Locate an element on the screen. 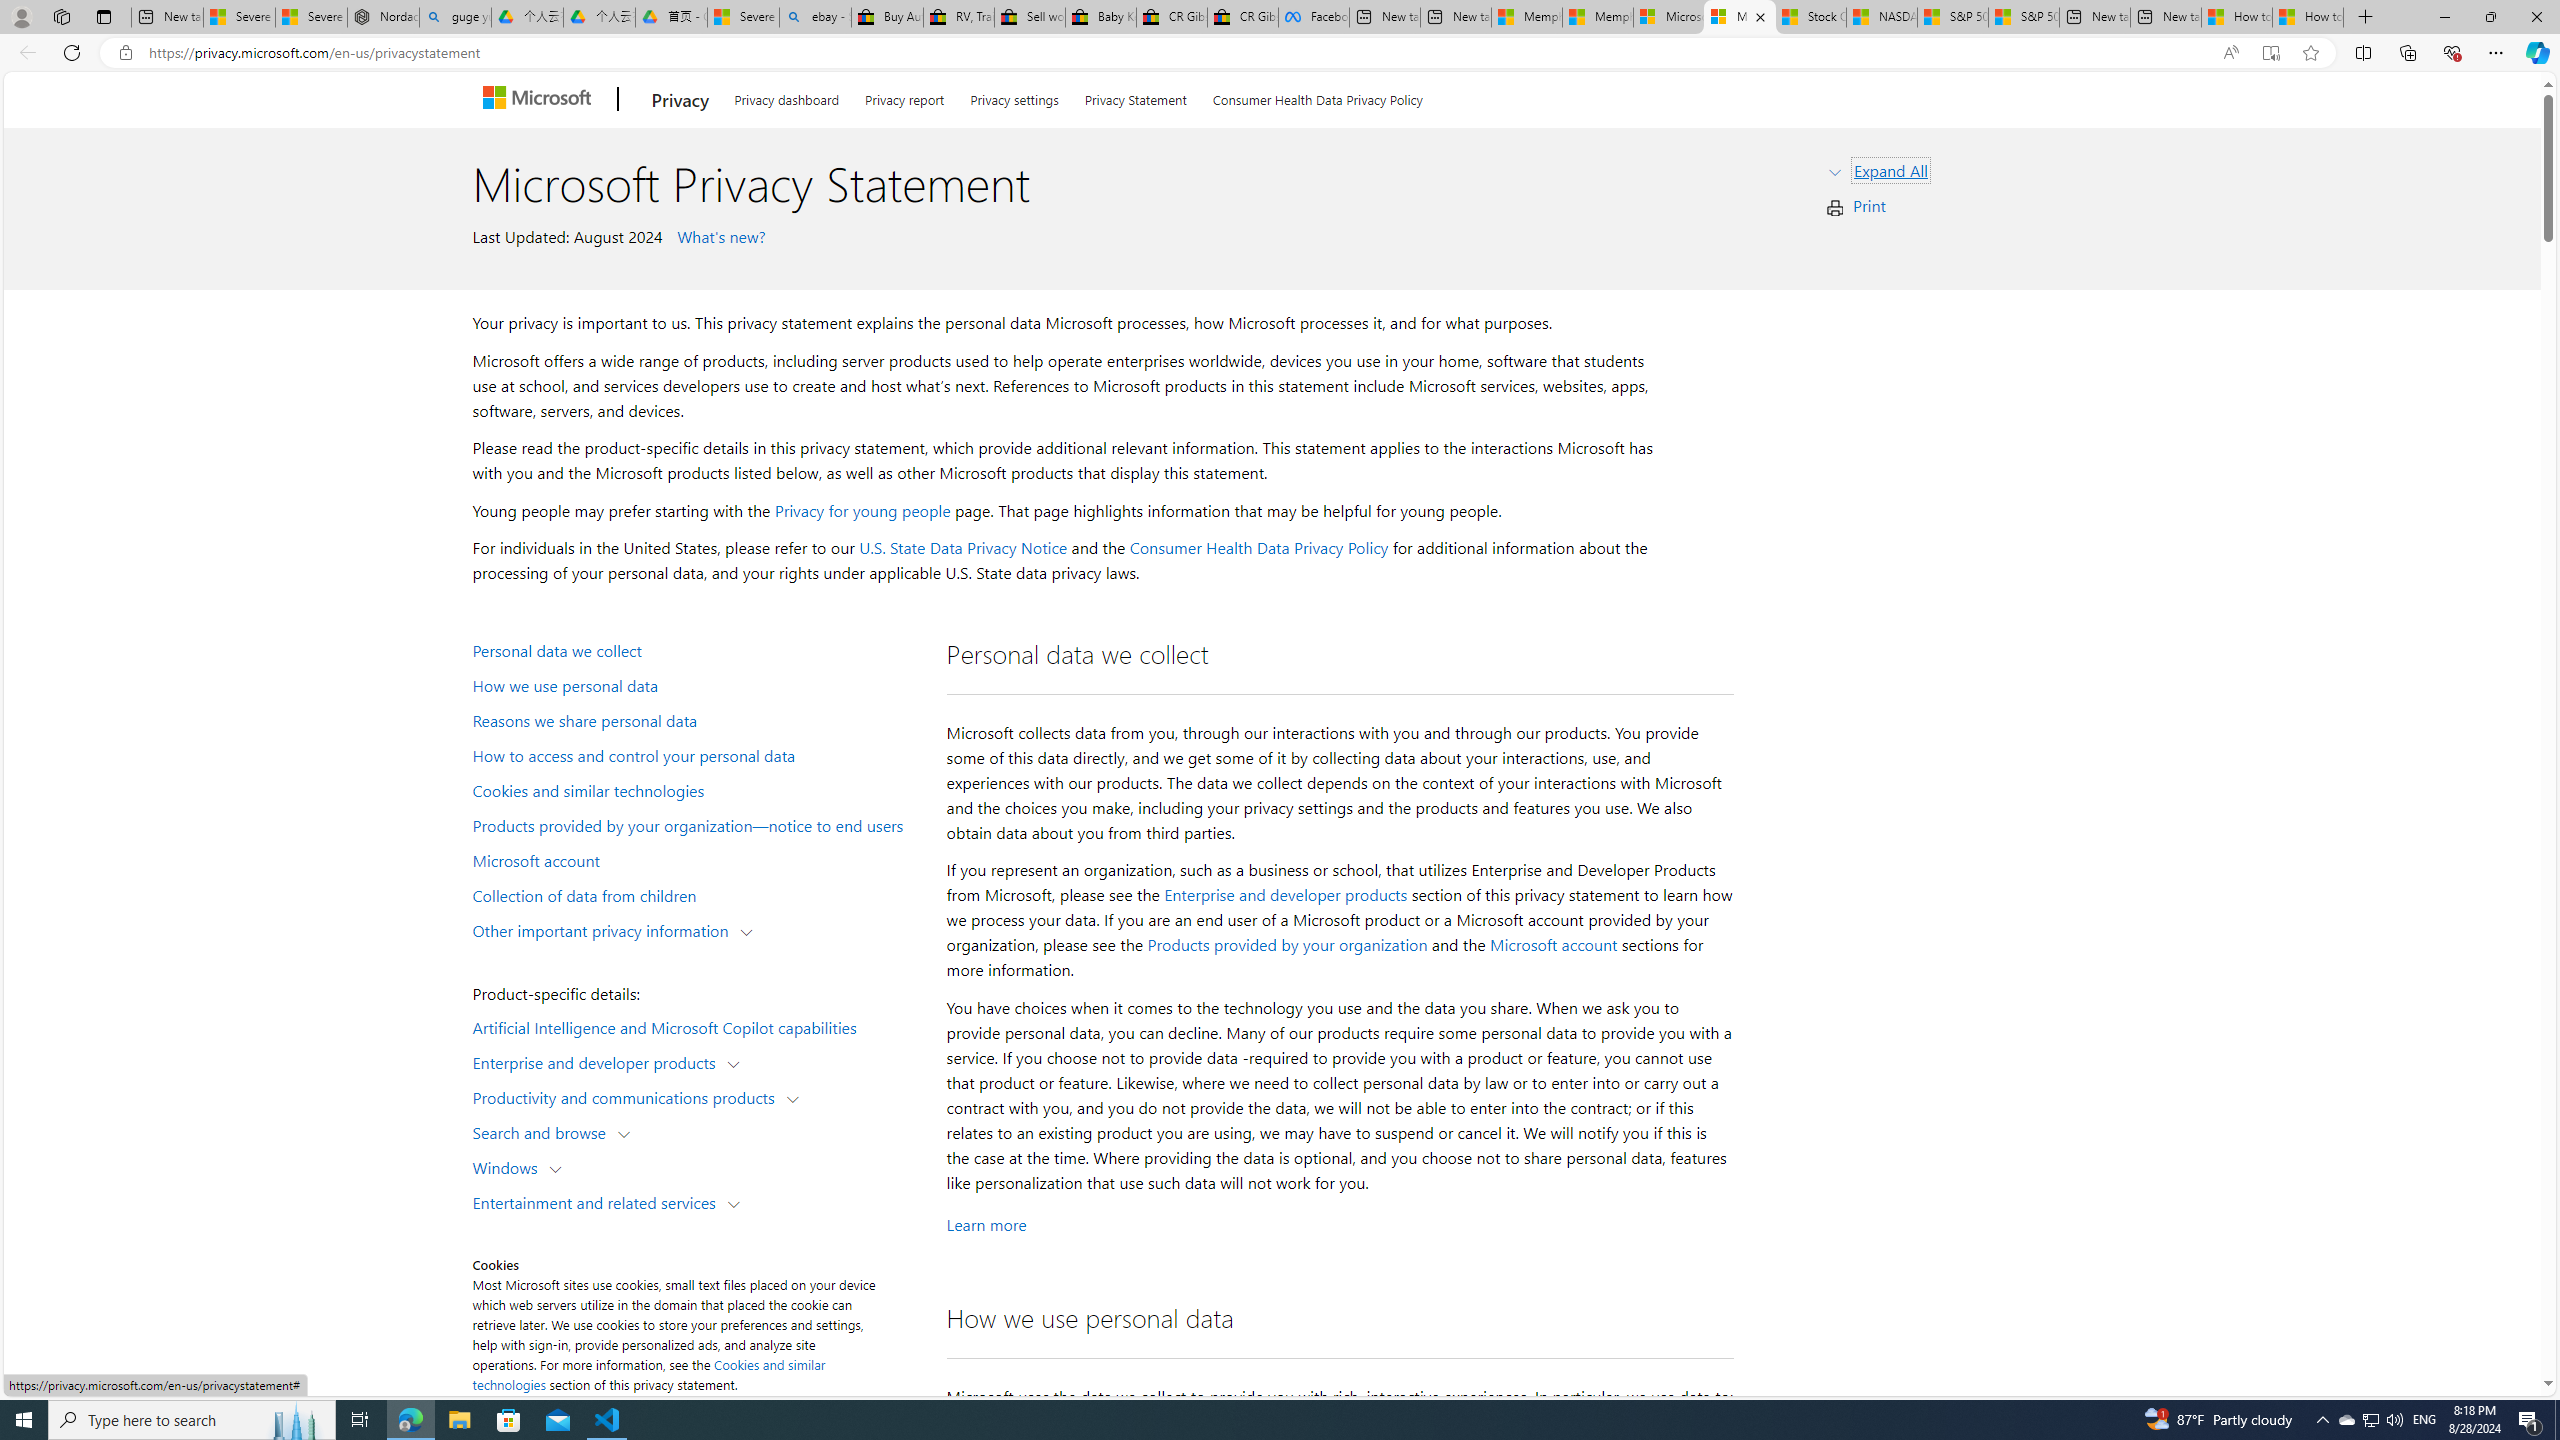 Image resolution: width=2560 pixels, height=1440 pixels. 'Split screen' is located at coordinates (2364, 51).